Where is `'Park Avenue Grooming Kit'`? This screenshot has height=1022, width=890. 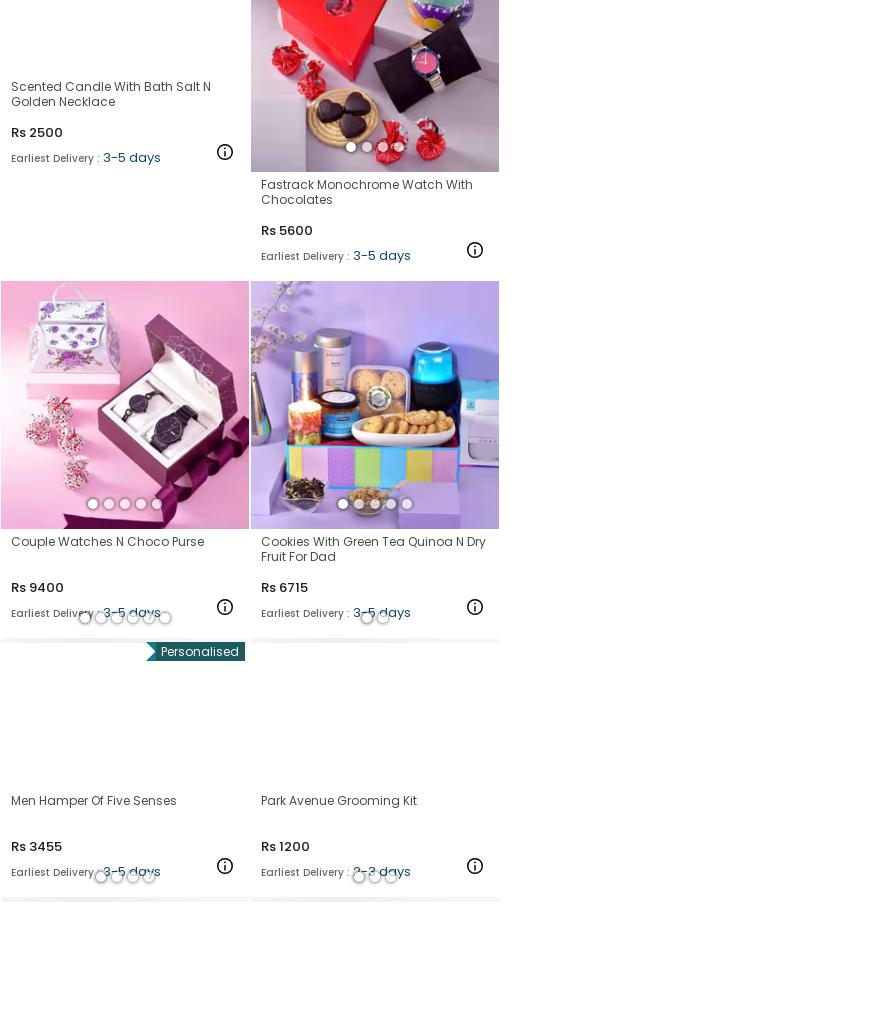 'Park Avenue Grooming Kit' is located at coordinates (339, 799).